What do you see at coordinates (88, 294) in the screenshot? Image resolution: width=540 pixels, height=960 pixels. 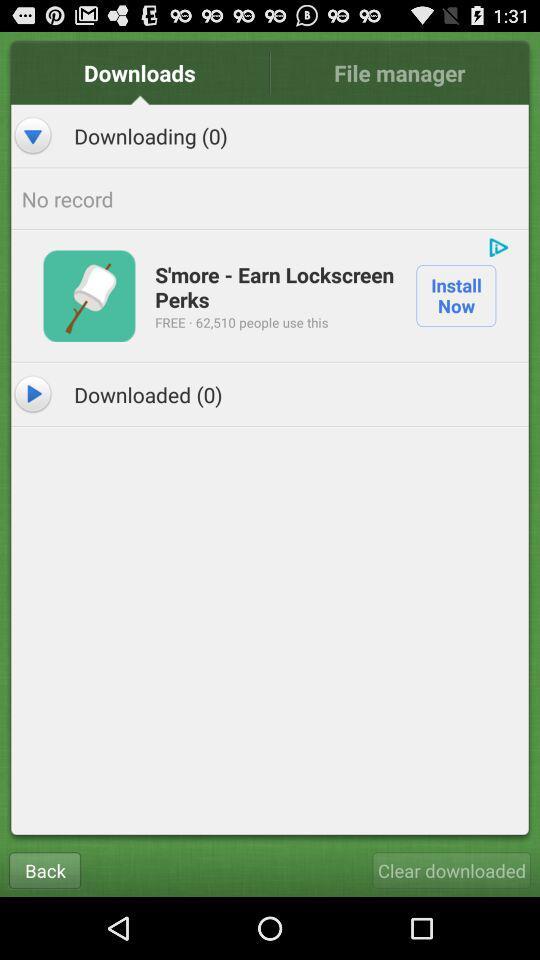 I see `icon next to s more earn` at bounding box center [88, 294].